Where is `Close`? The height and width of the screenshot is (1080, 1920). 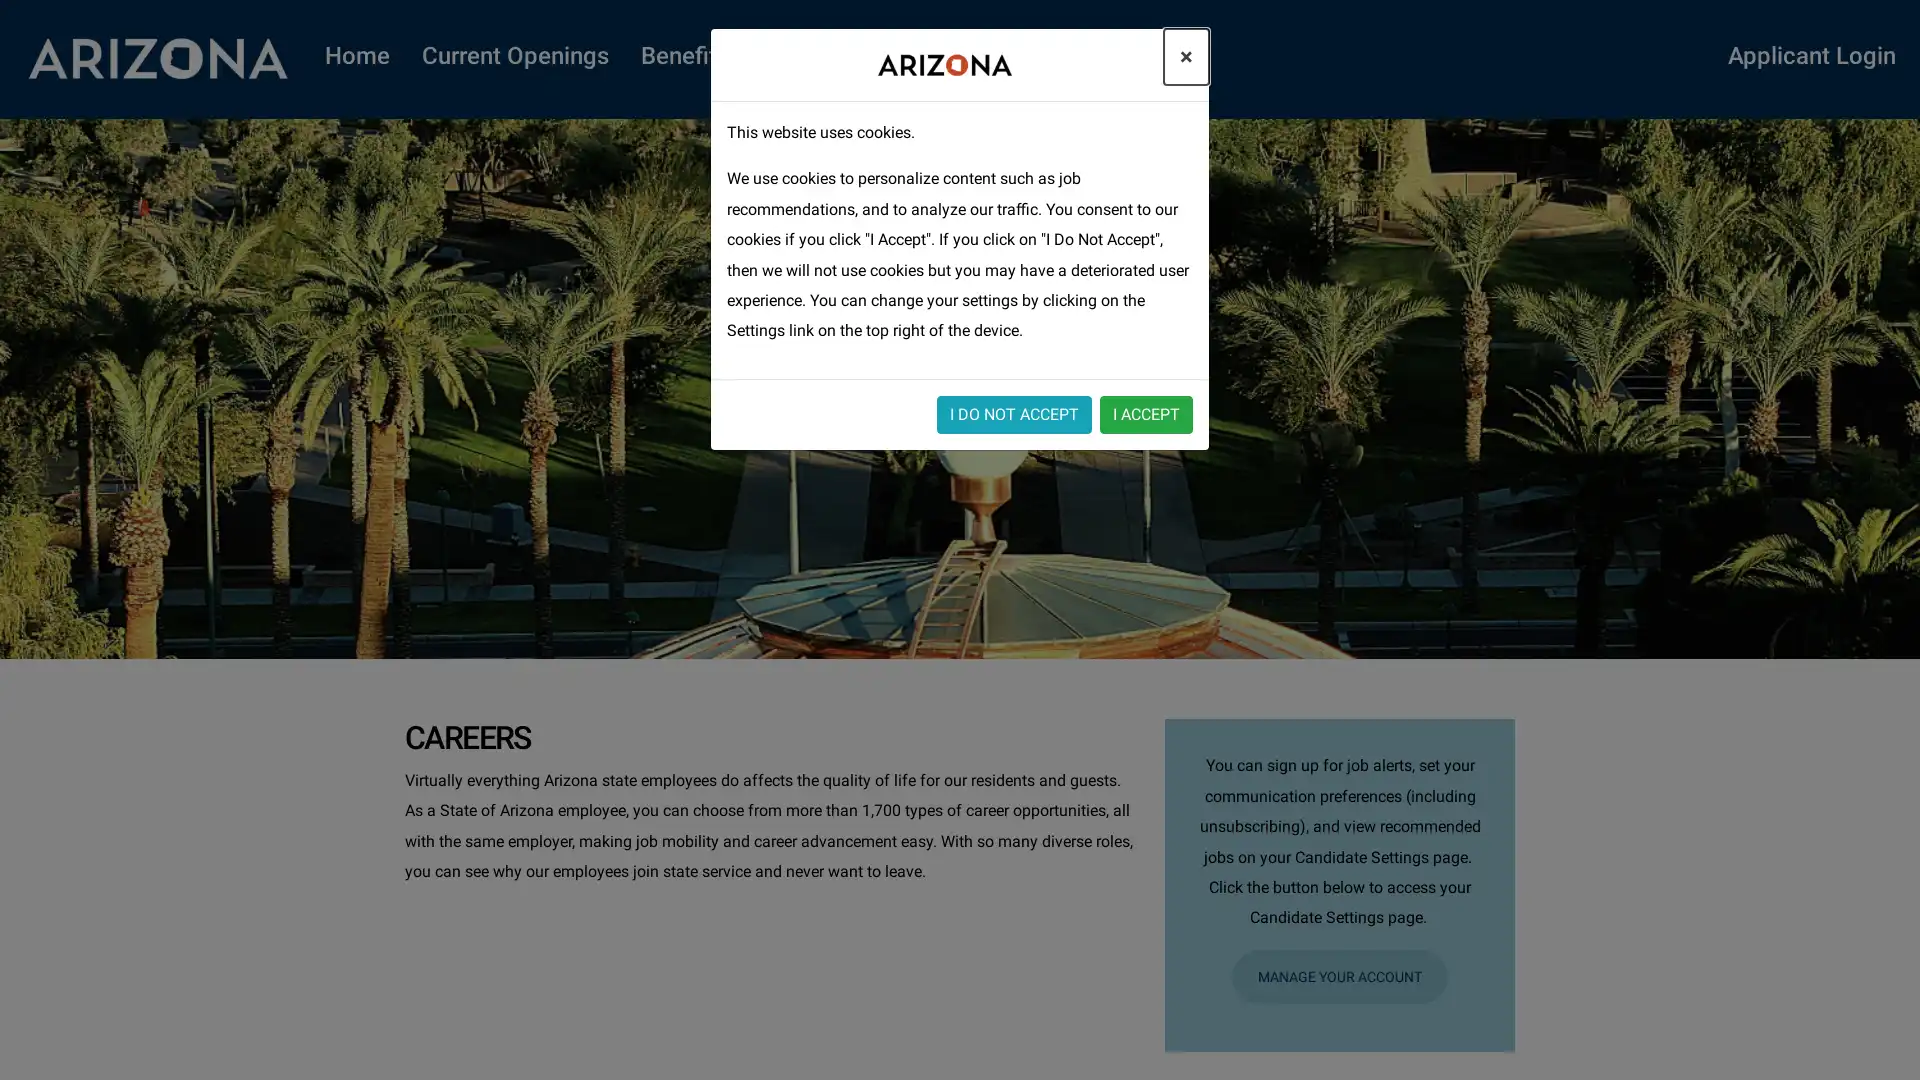
Close is located at coordinates (1186, 56).